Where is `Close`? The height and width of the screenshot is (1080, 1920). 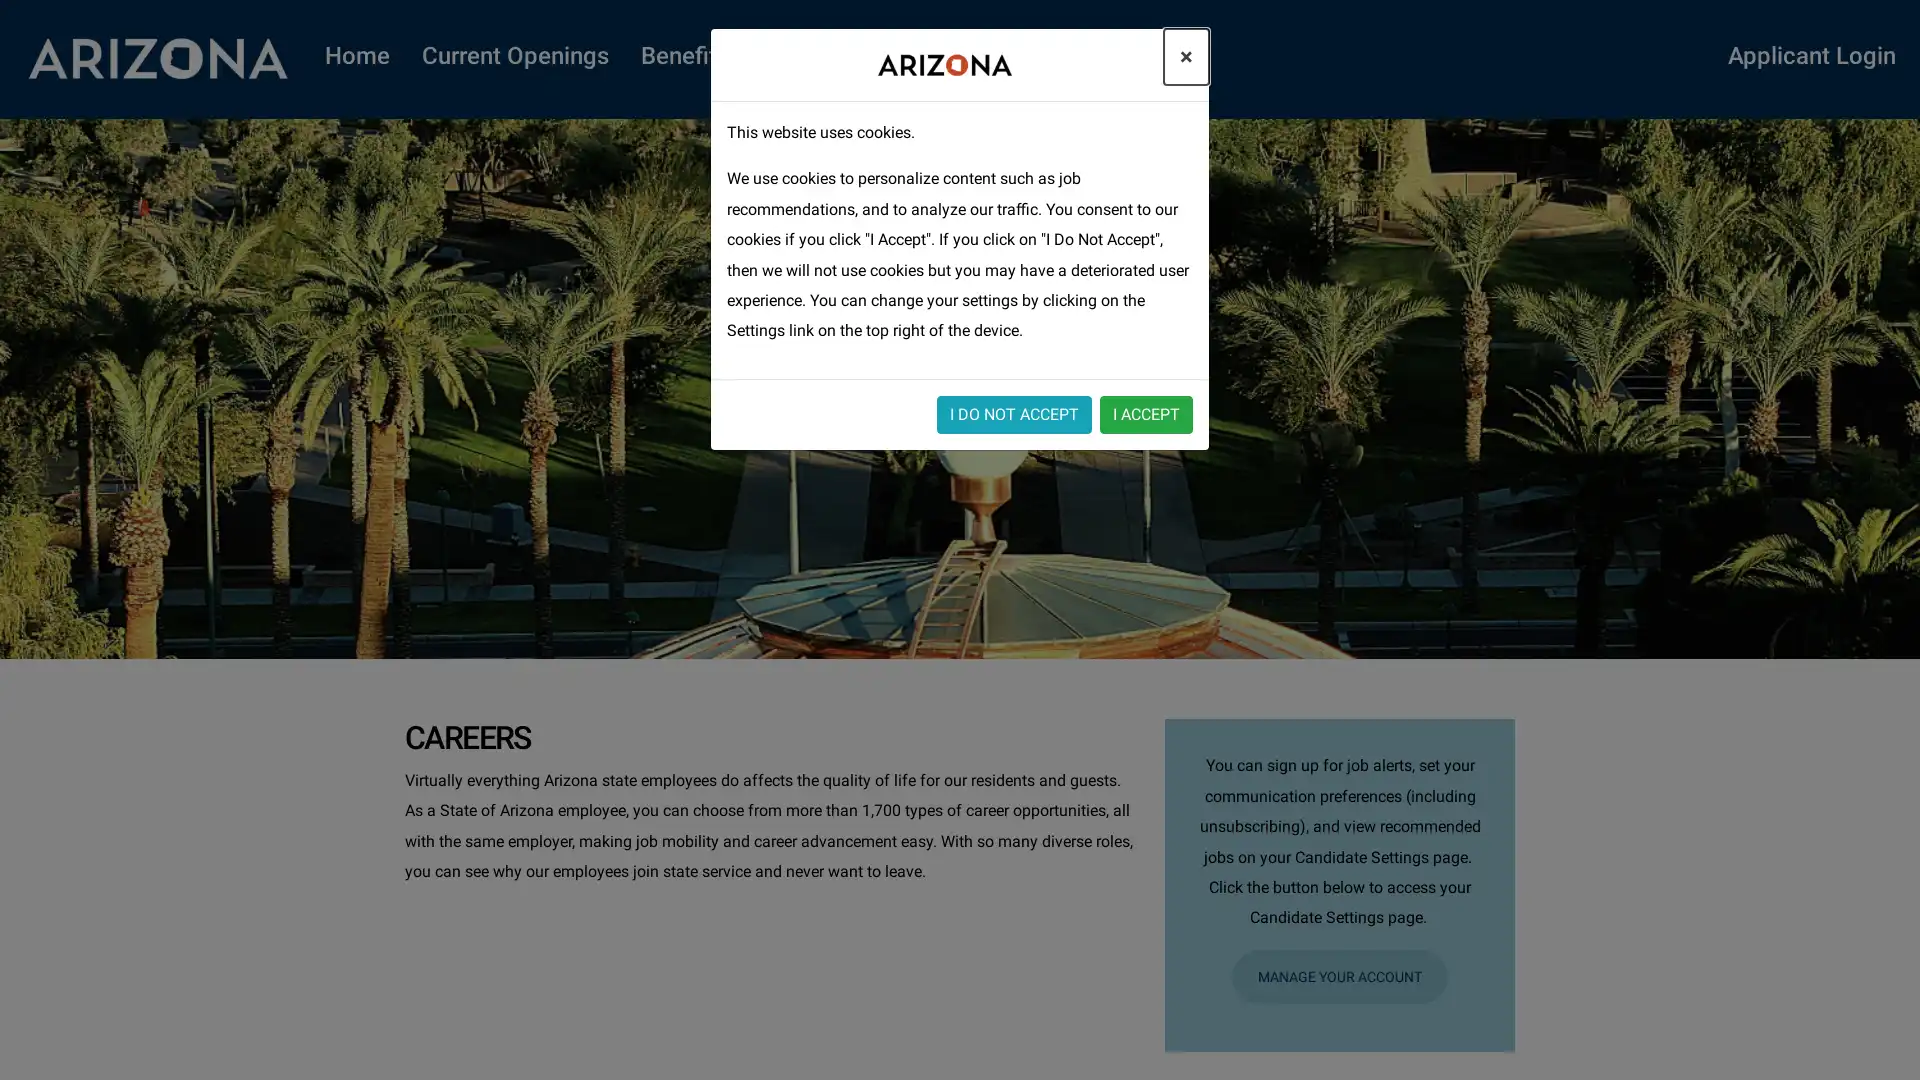
Close is located at coordinates (1186, 56).